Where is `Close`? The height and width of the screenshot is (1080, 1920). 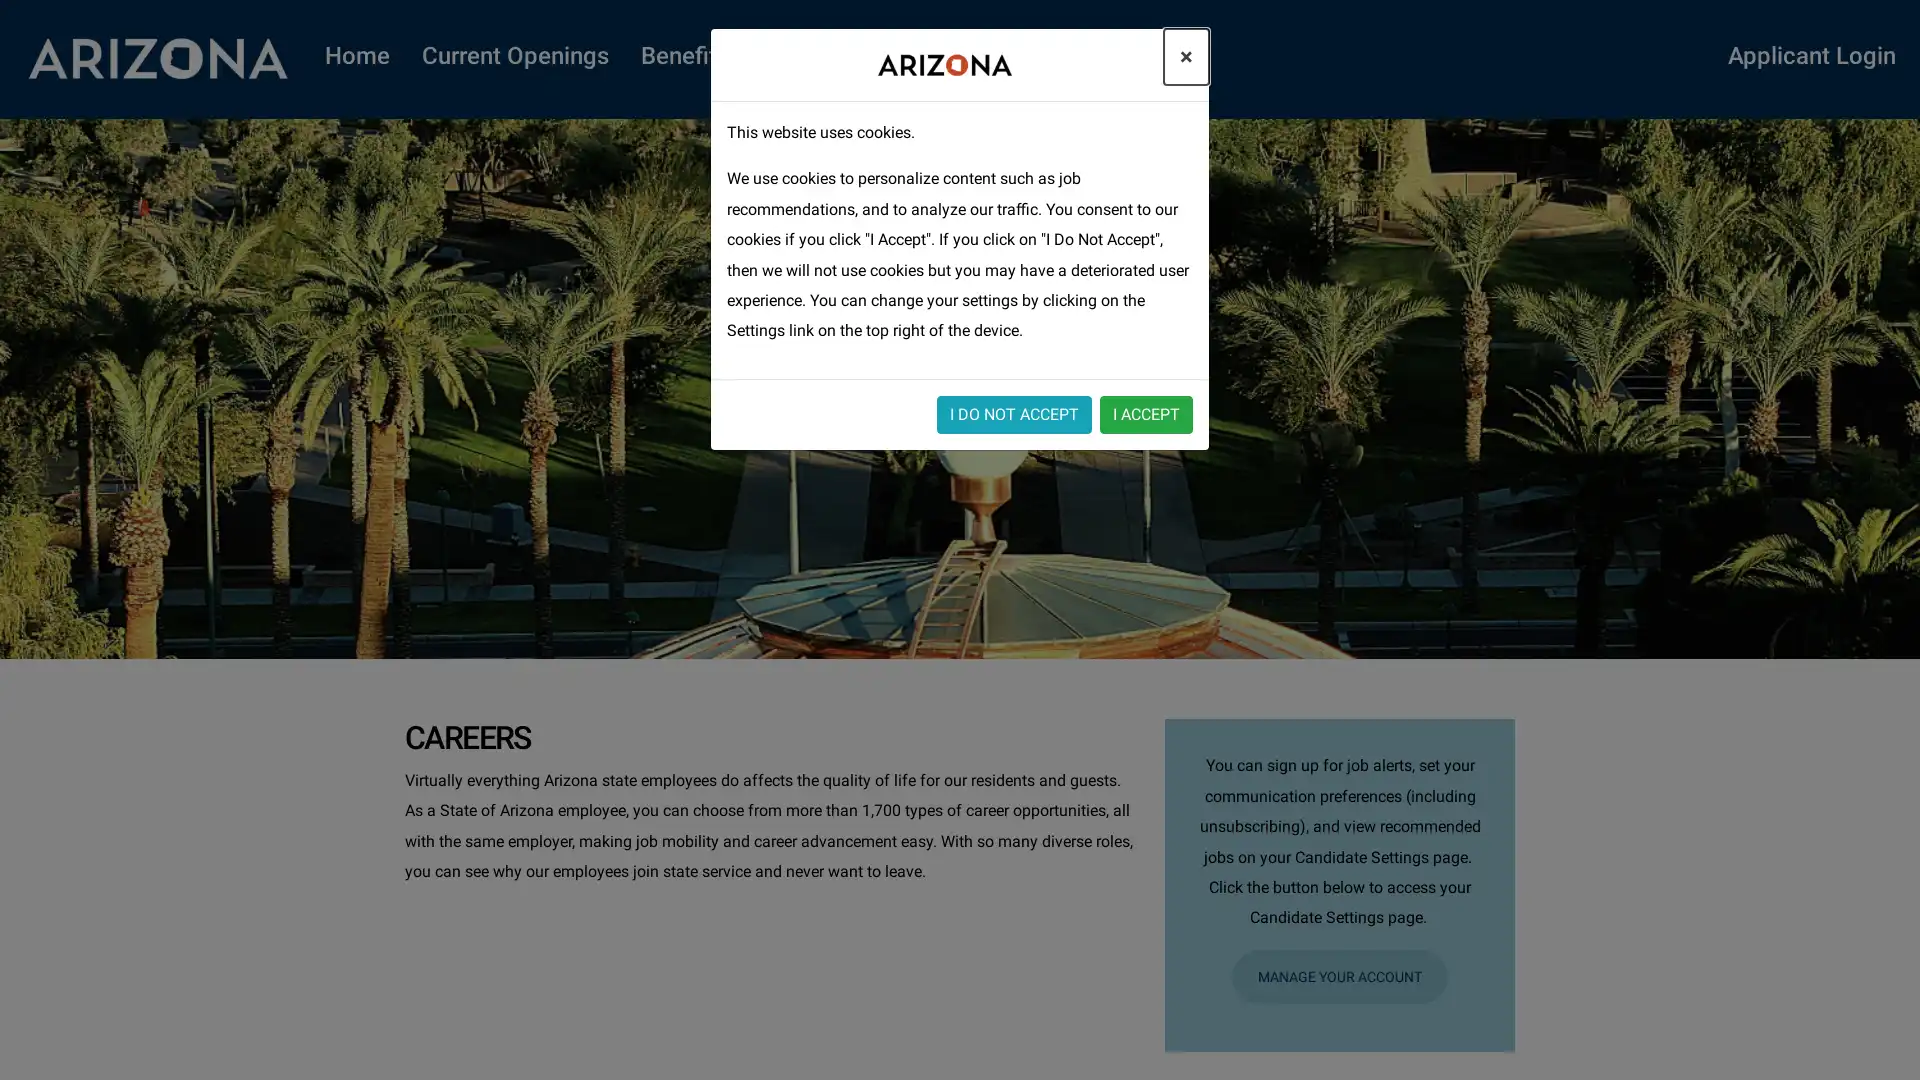
Close is located at coordinates (1186, 56).